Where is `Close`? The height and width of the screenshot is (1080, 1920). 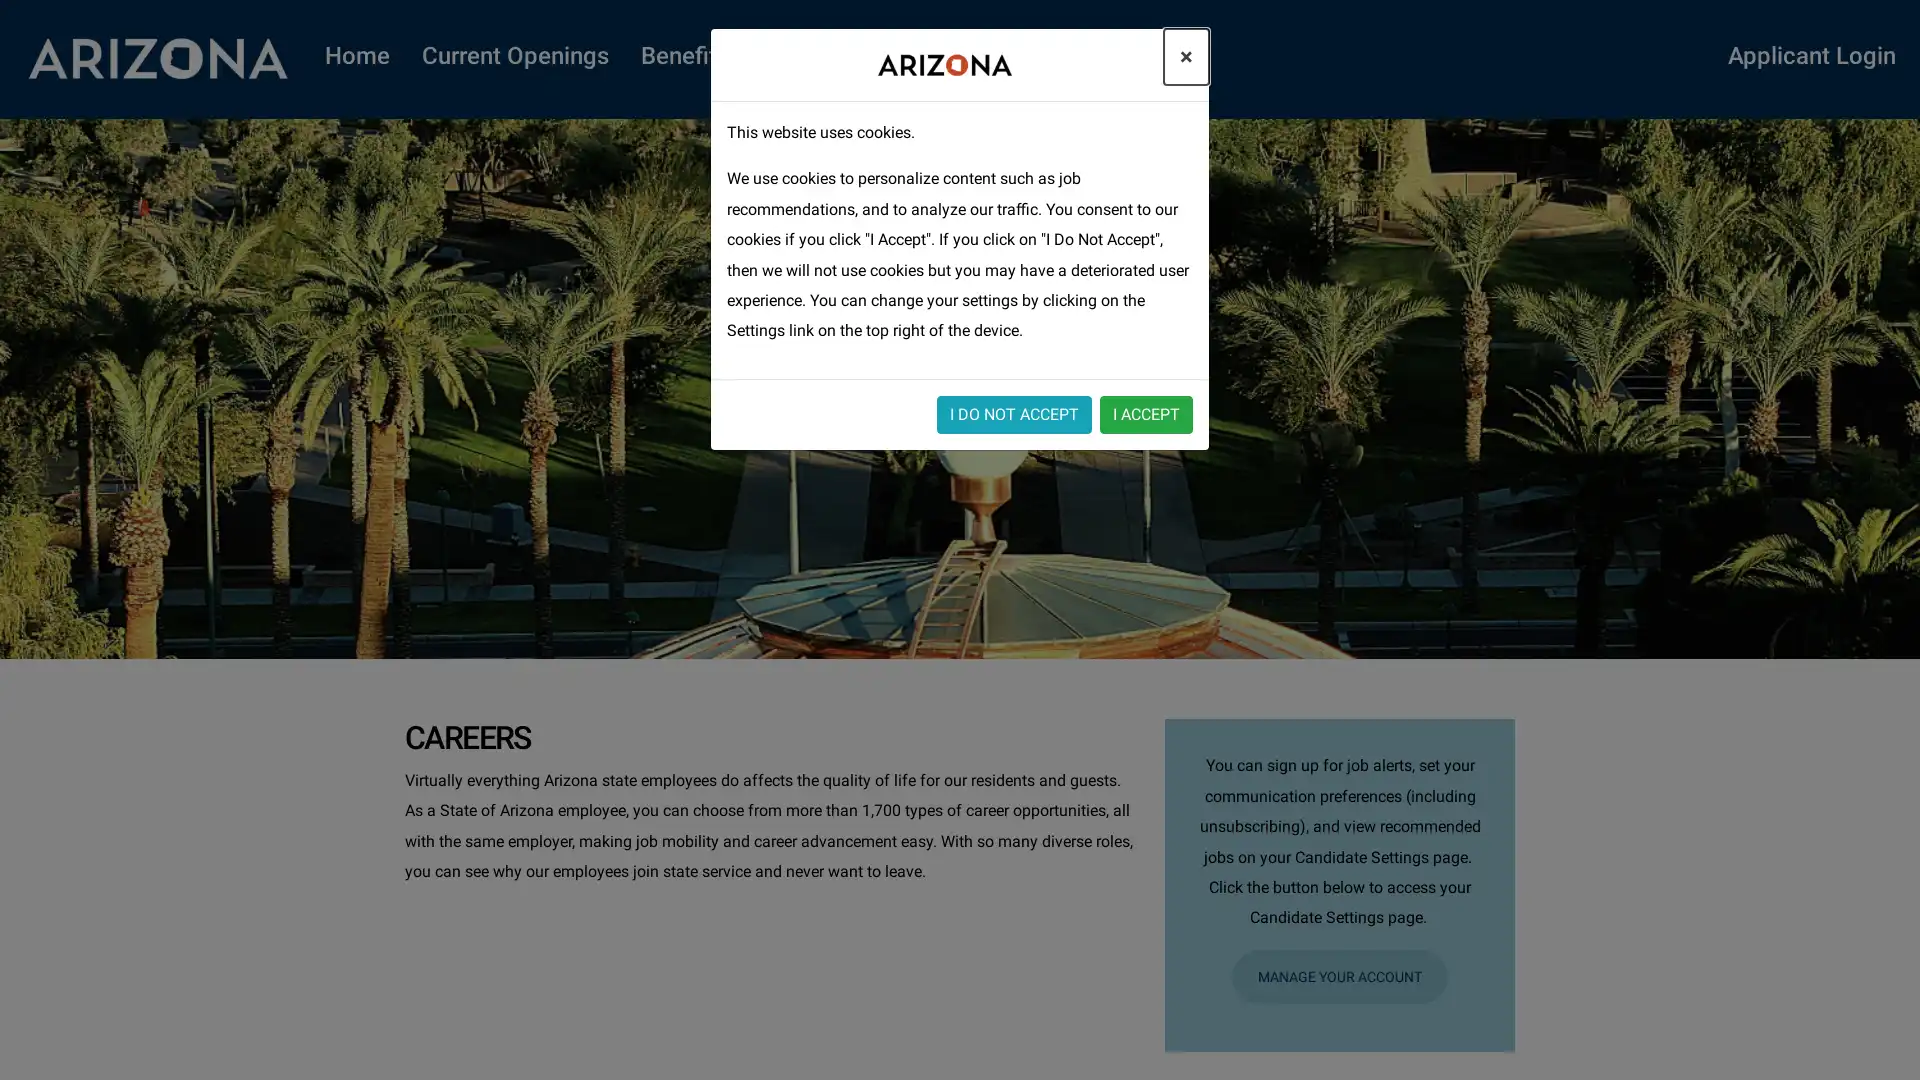
Close is located at coordinates (1186, 56).